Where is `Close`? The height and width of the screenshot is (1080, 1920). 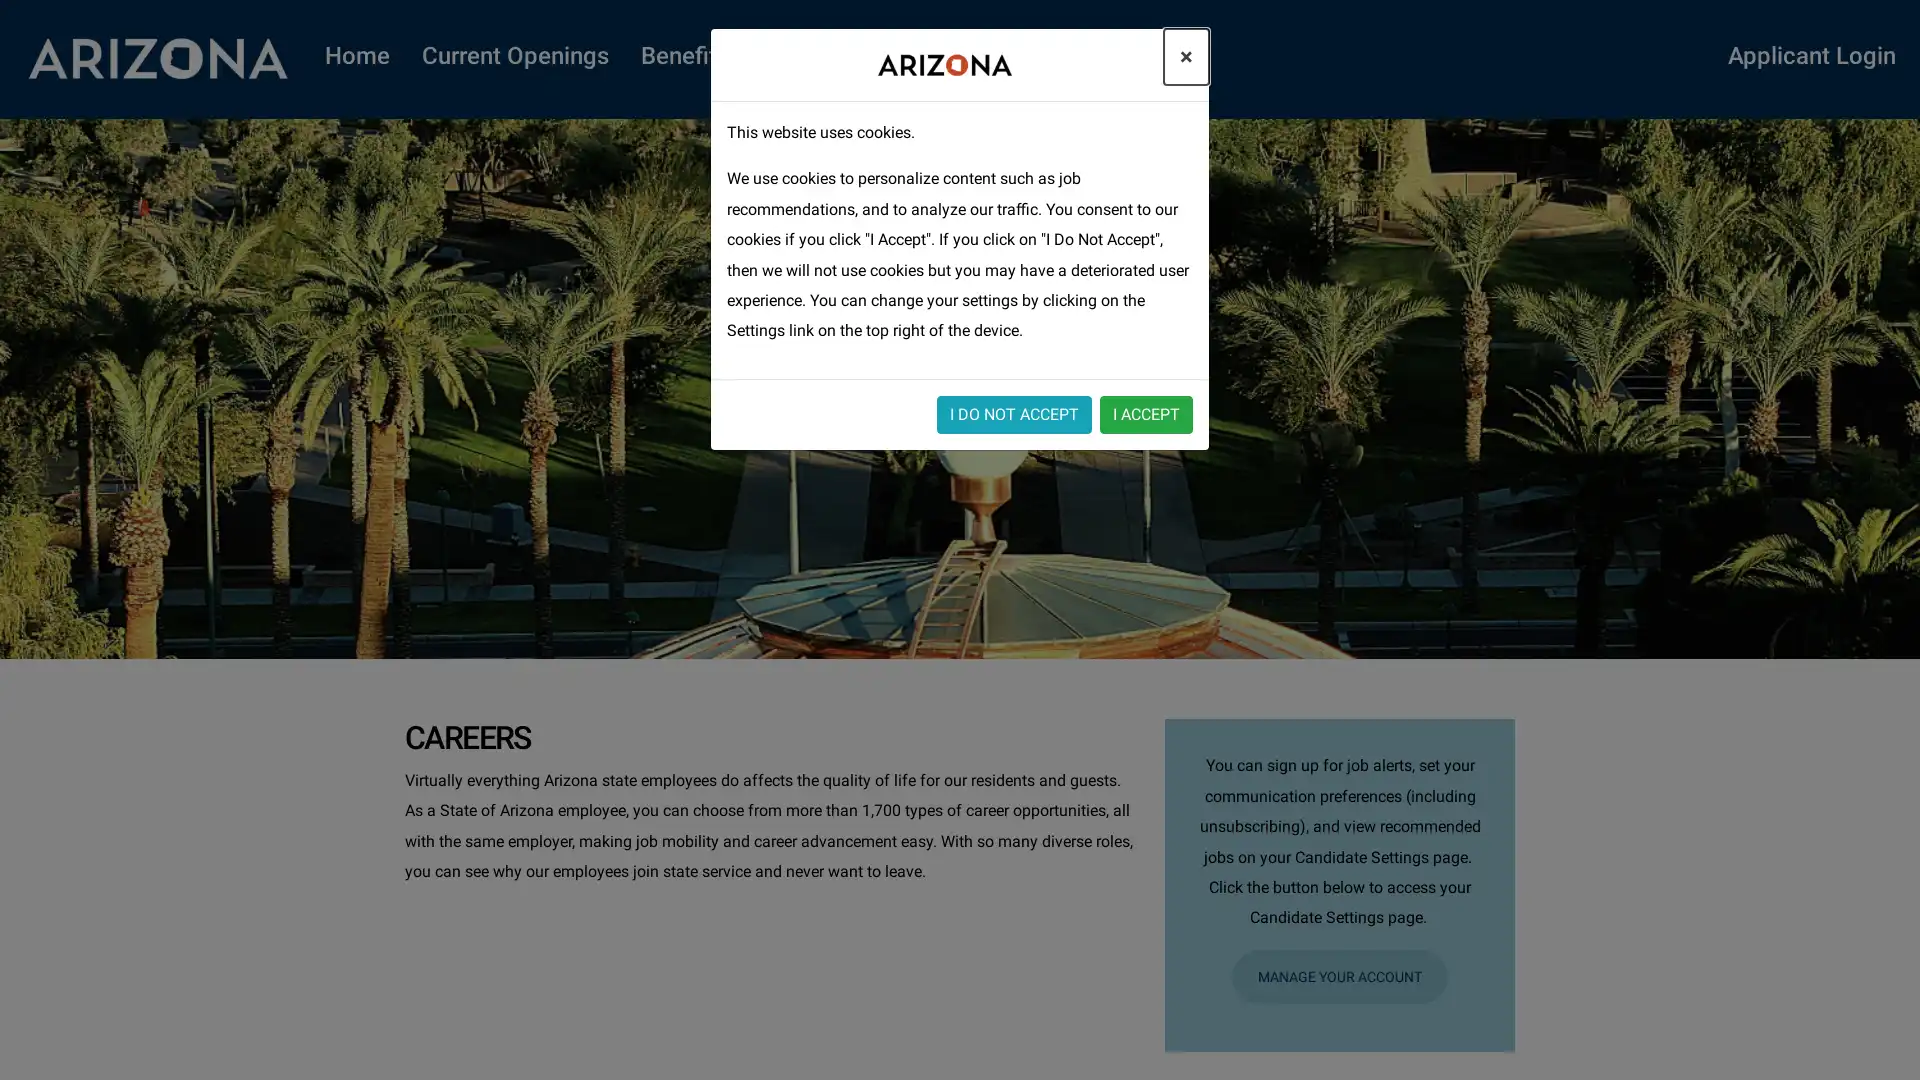
Close is located at coordinates (1186, 56).